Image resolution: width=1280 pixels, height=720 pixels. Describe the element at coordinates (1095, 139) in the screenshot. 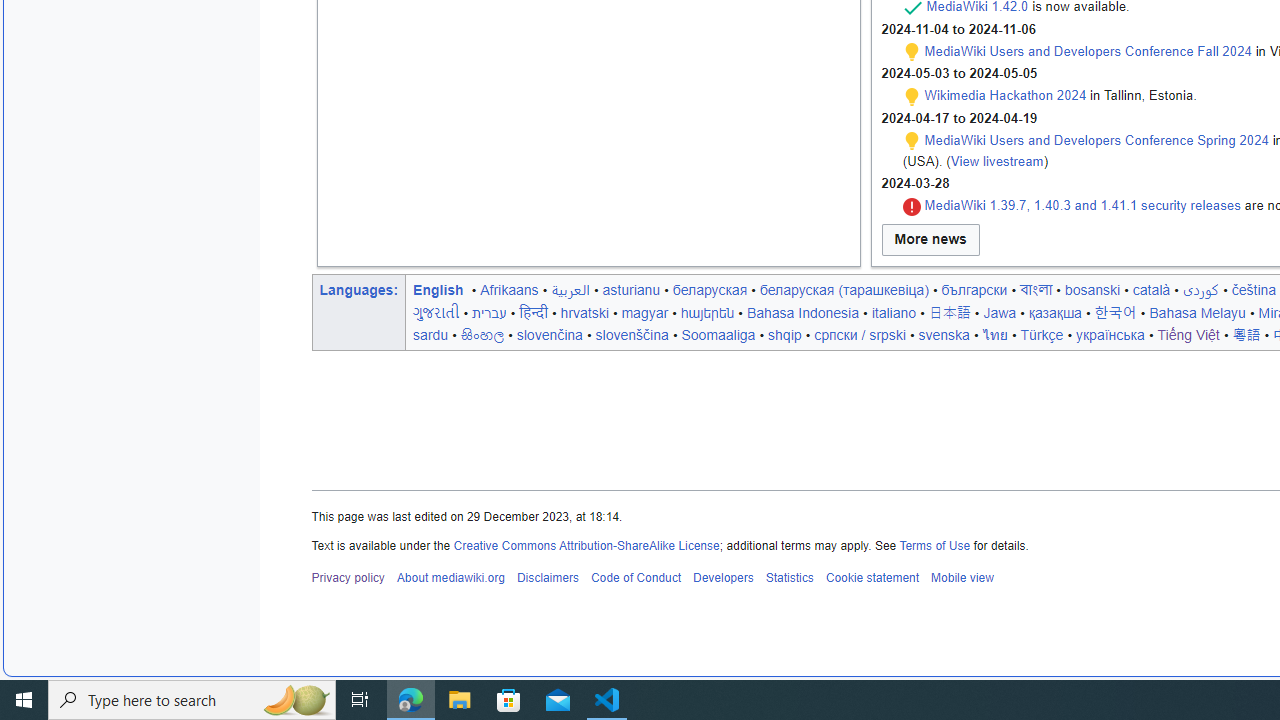

I see `'MediaWiki Users and Developers Conference Spring 2024'` at that location.